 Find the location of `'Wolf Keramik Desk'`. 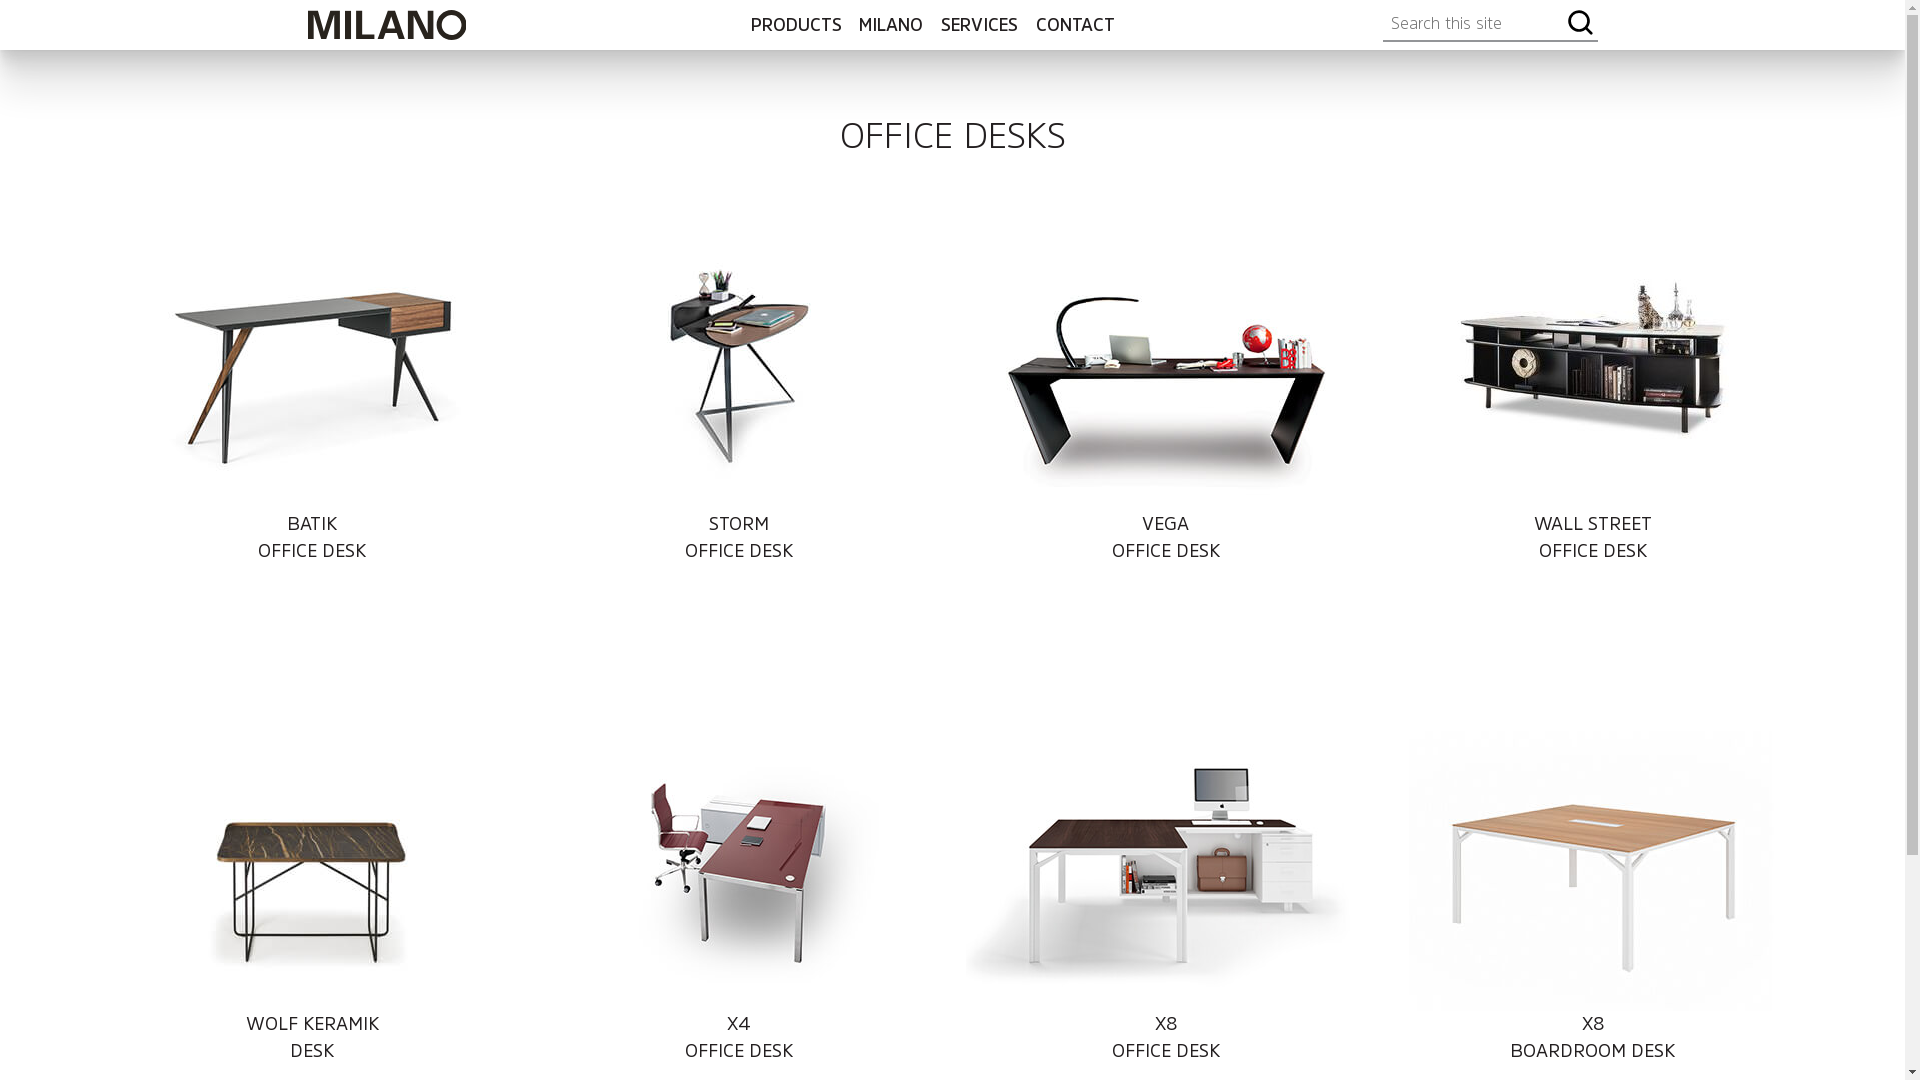

'Wolf Keramik Desk' is located at coordinates (311, 810).